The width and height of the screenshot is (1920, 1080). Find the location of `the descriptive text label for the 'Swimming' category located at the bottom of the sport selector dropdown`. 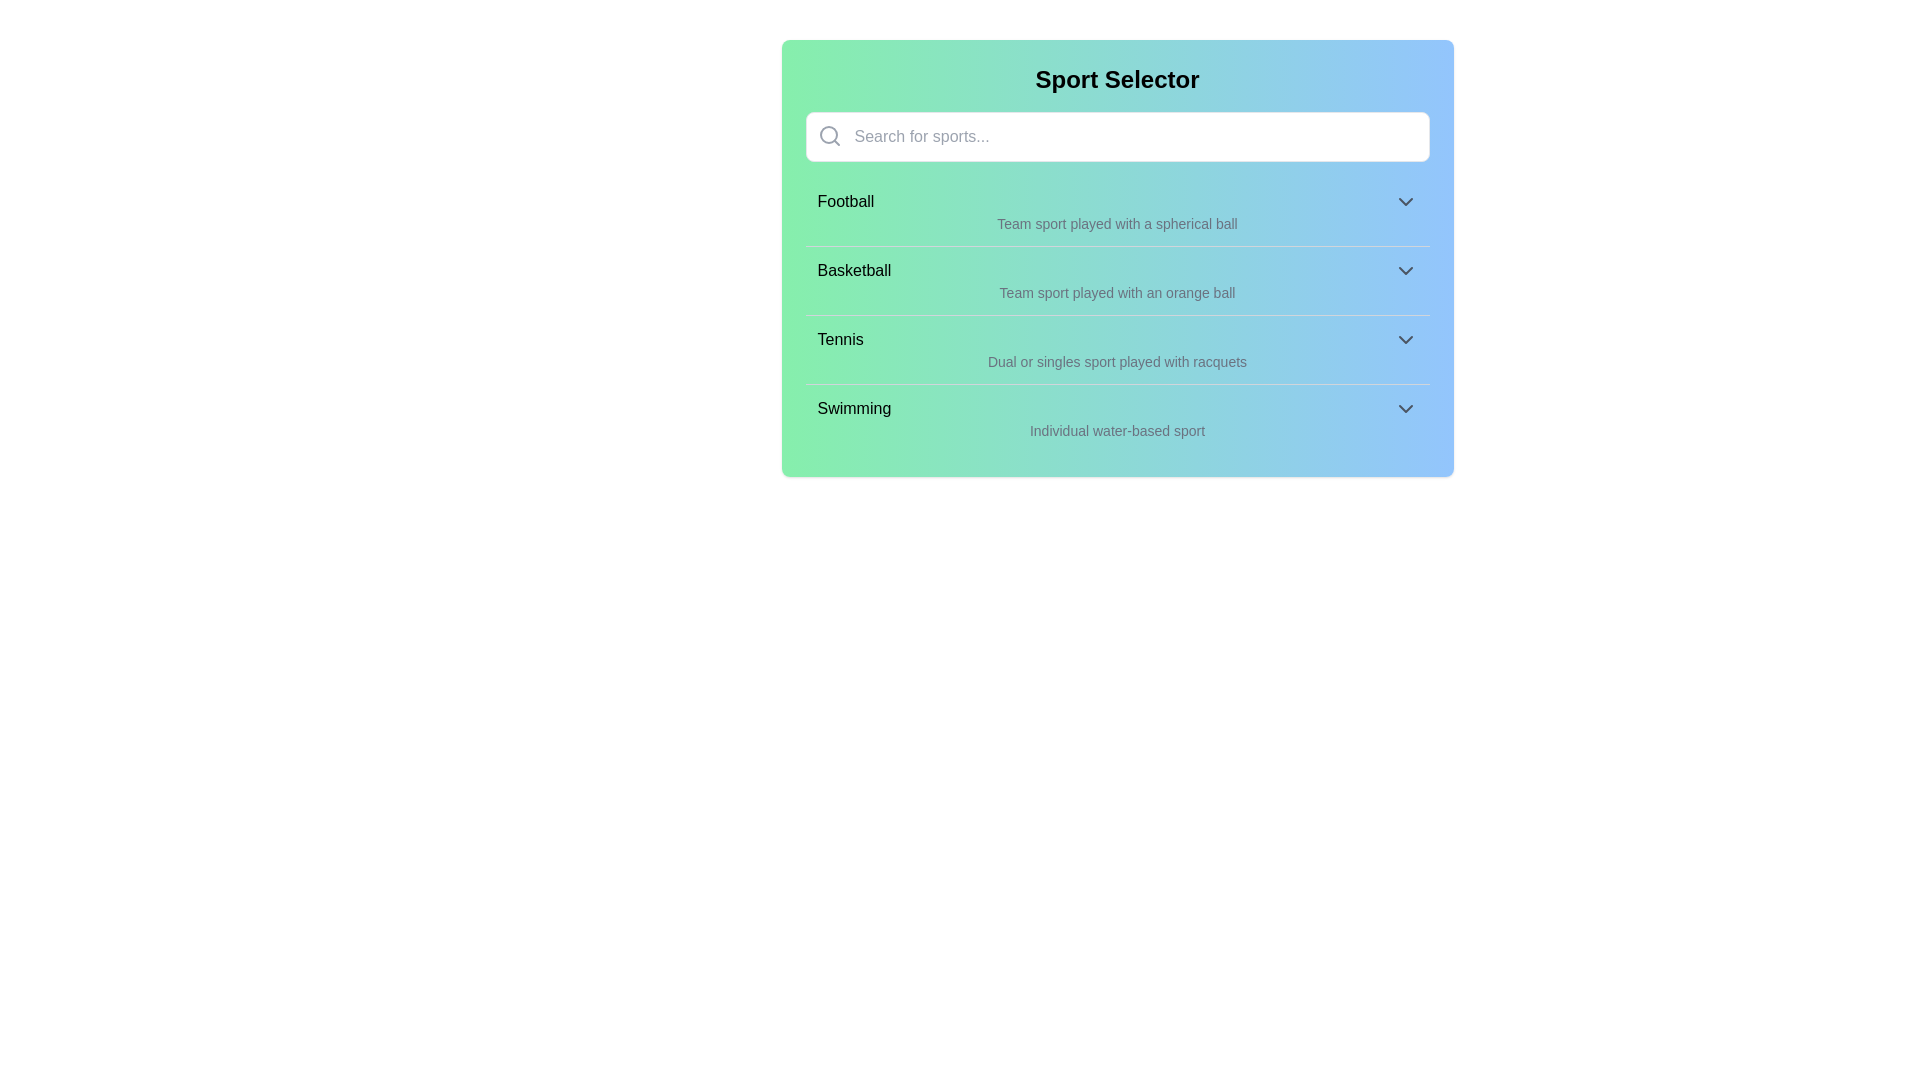

the descriptive text label for the 'Swimming' category located at the bottom of the sport selector dropdown is located at coordinates (1116, 430).